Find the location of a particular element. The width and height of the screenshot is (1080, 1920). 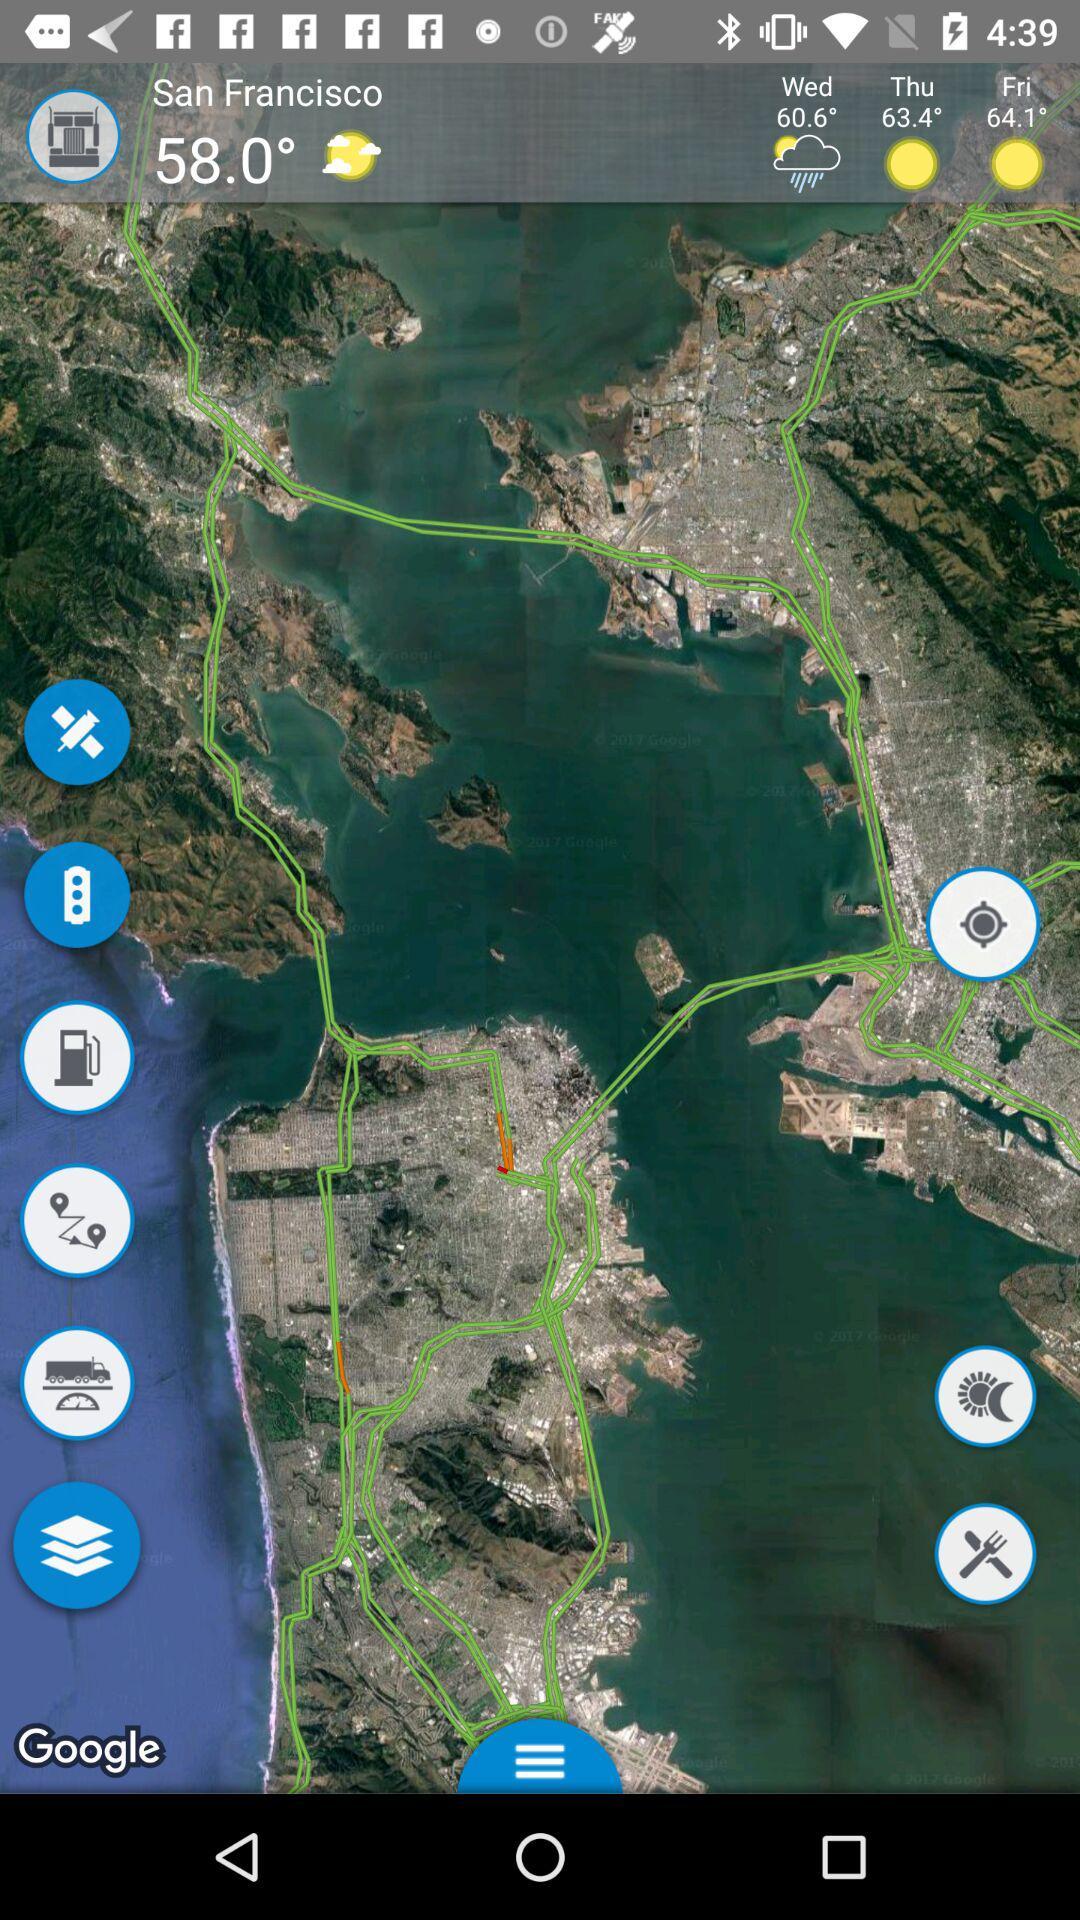

the menu icon is located at coordinates (540, 1749).